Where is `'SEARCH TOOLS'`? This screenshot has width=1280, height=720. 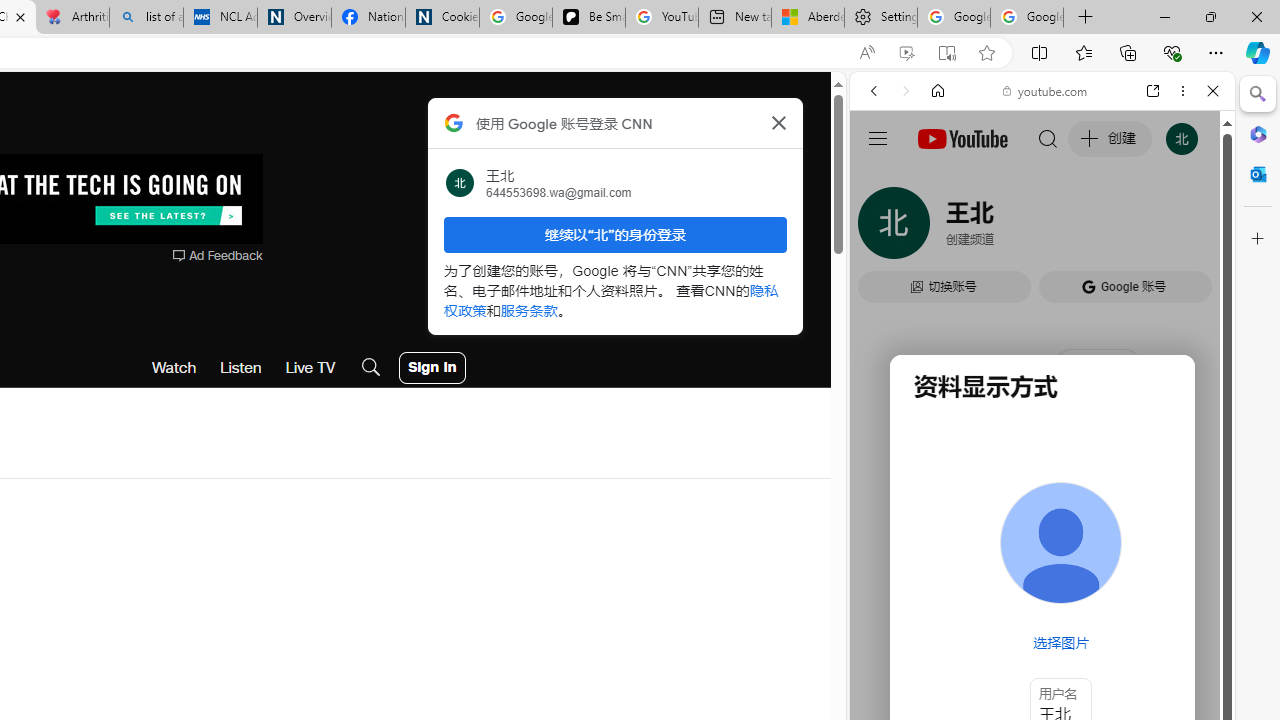
'SEARCH TOOLS' is located at coordinates (1092, 227).